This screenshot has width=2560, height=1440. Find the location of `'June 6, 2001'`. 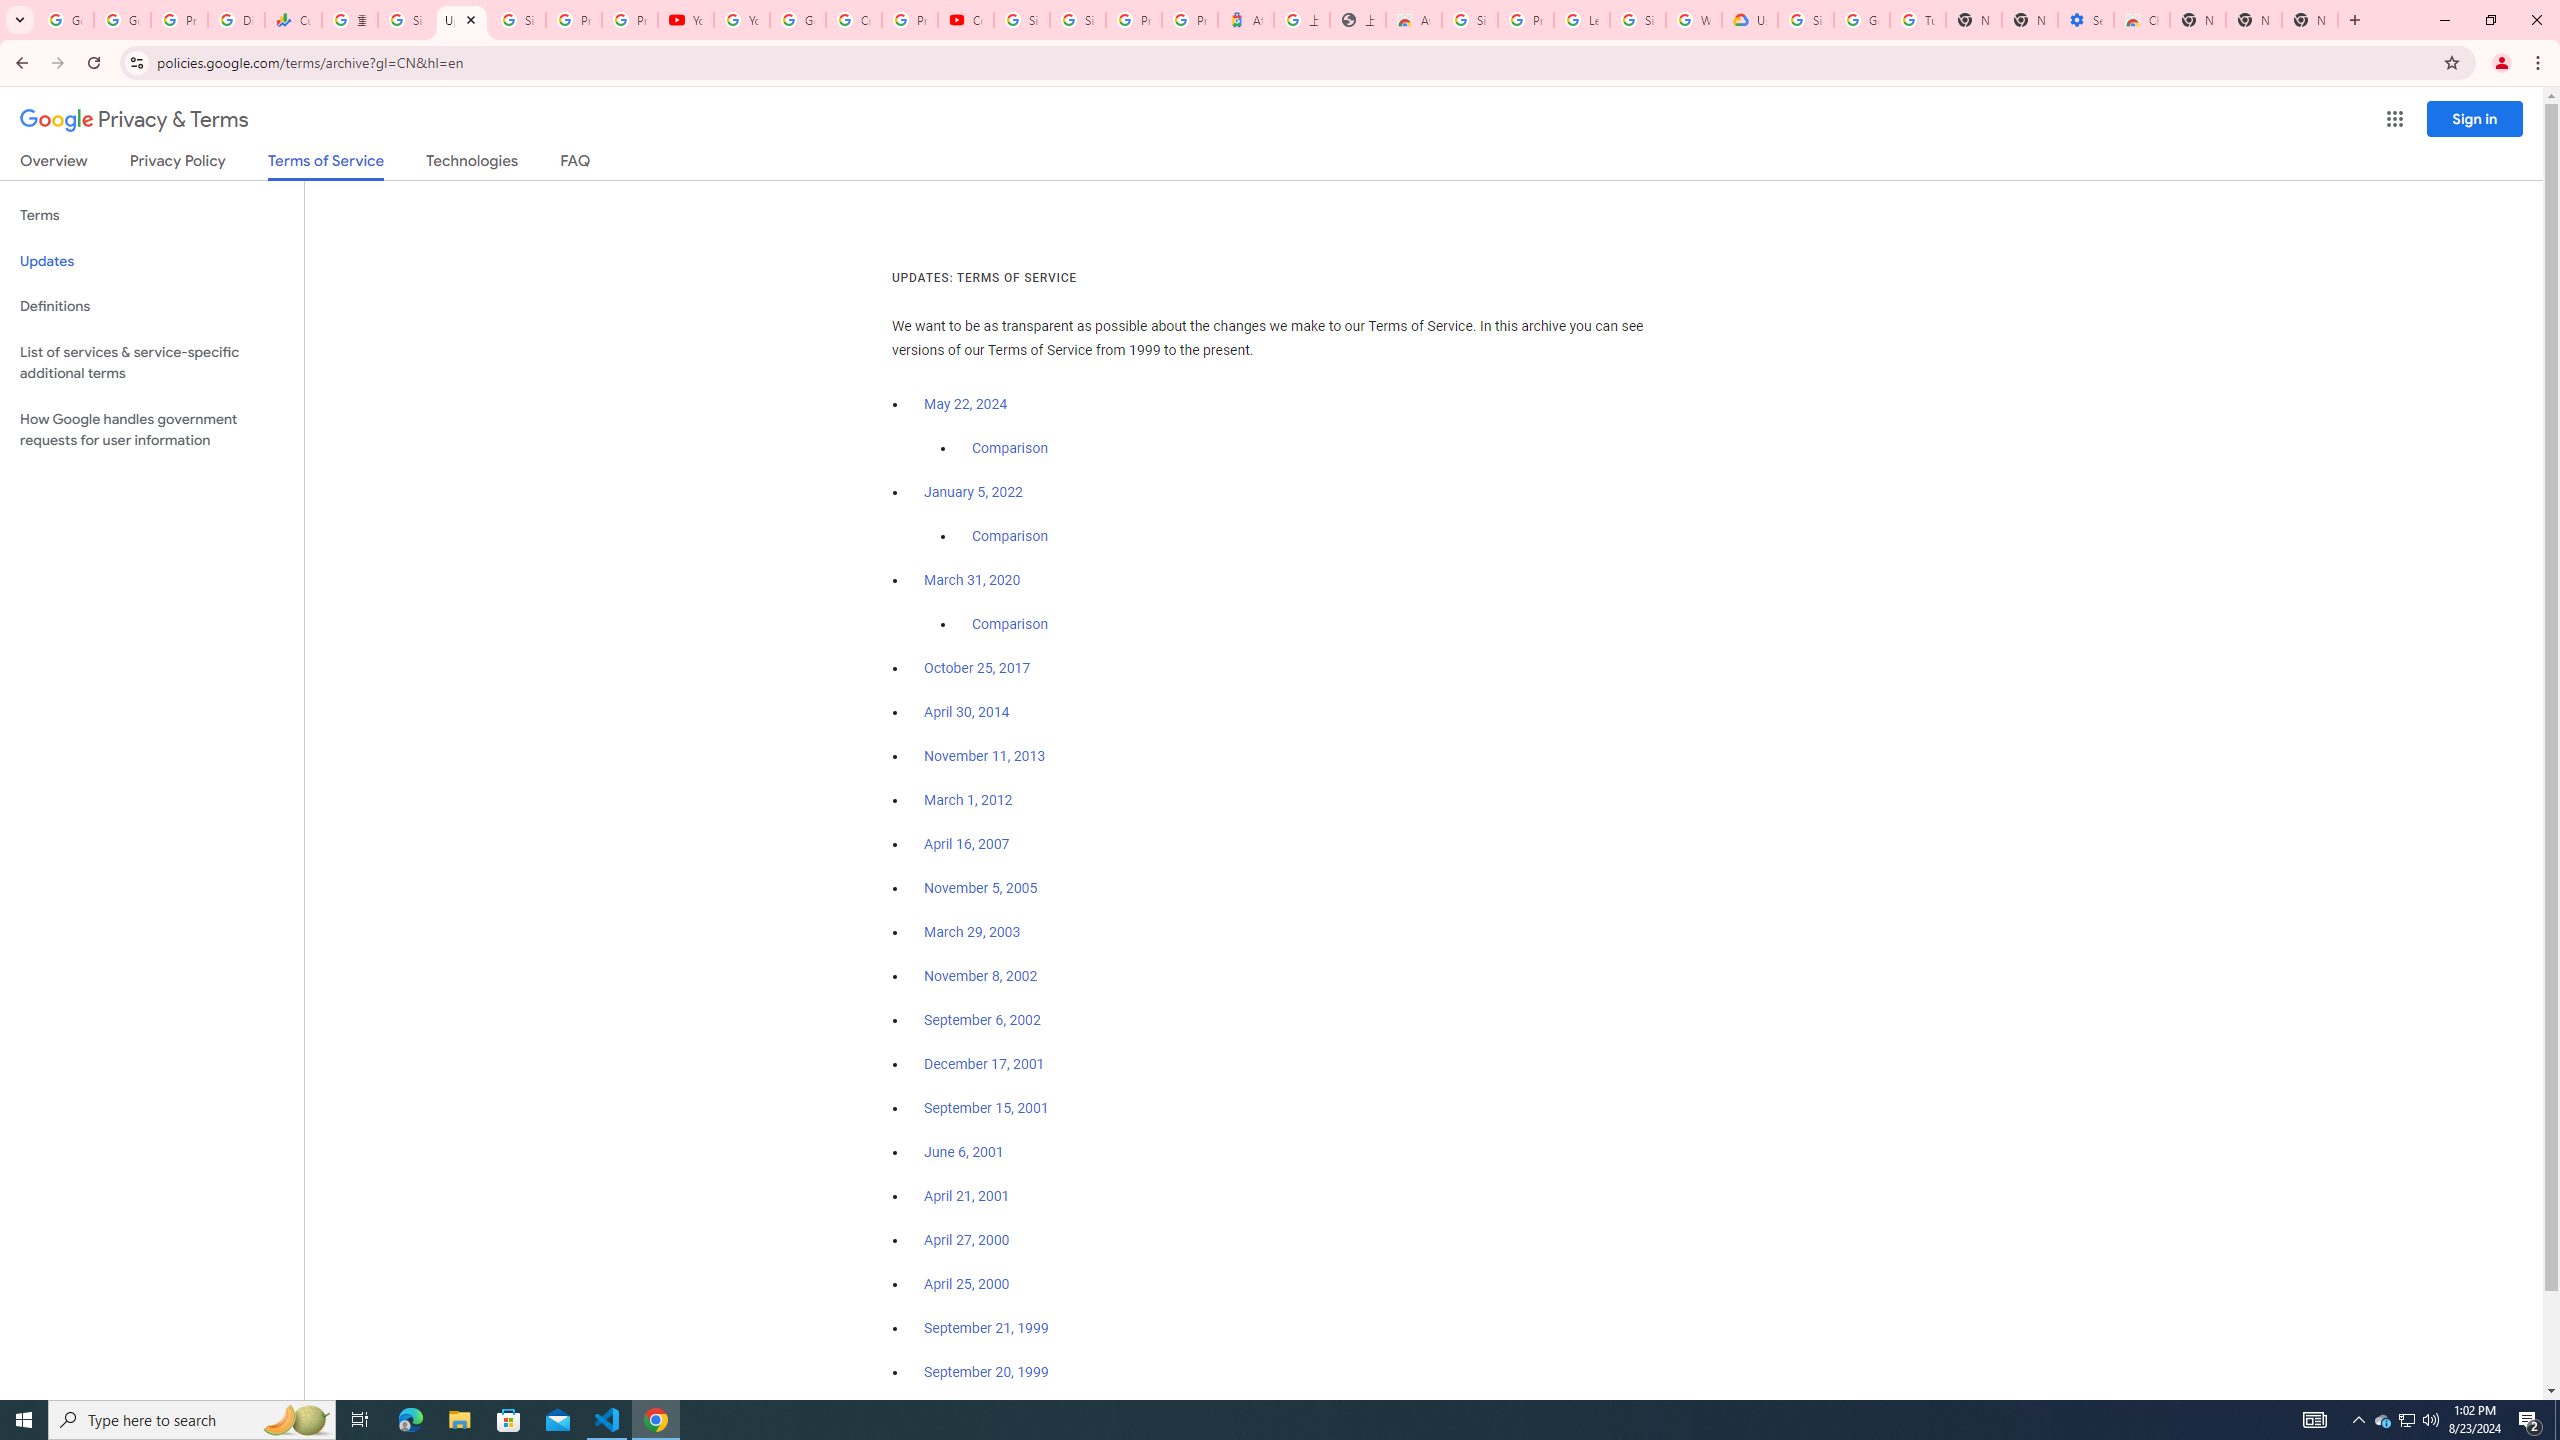

'June 6, 2001' is located at coordinates (962, 1152).